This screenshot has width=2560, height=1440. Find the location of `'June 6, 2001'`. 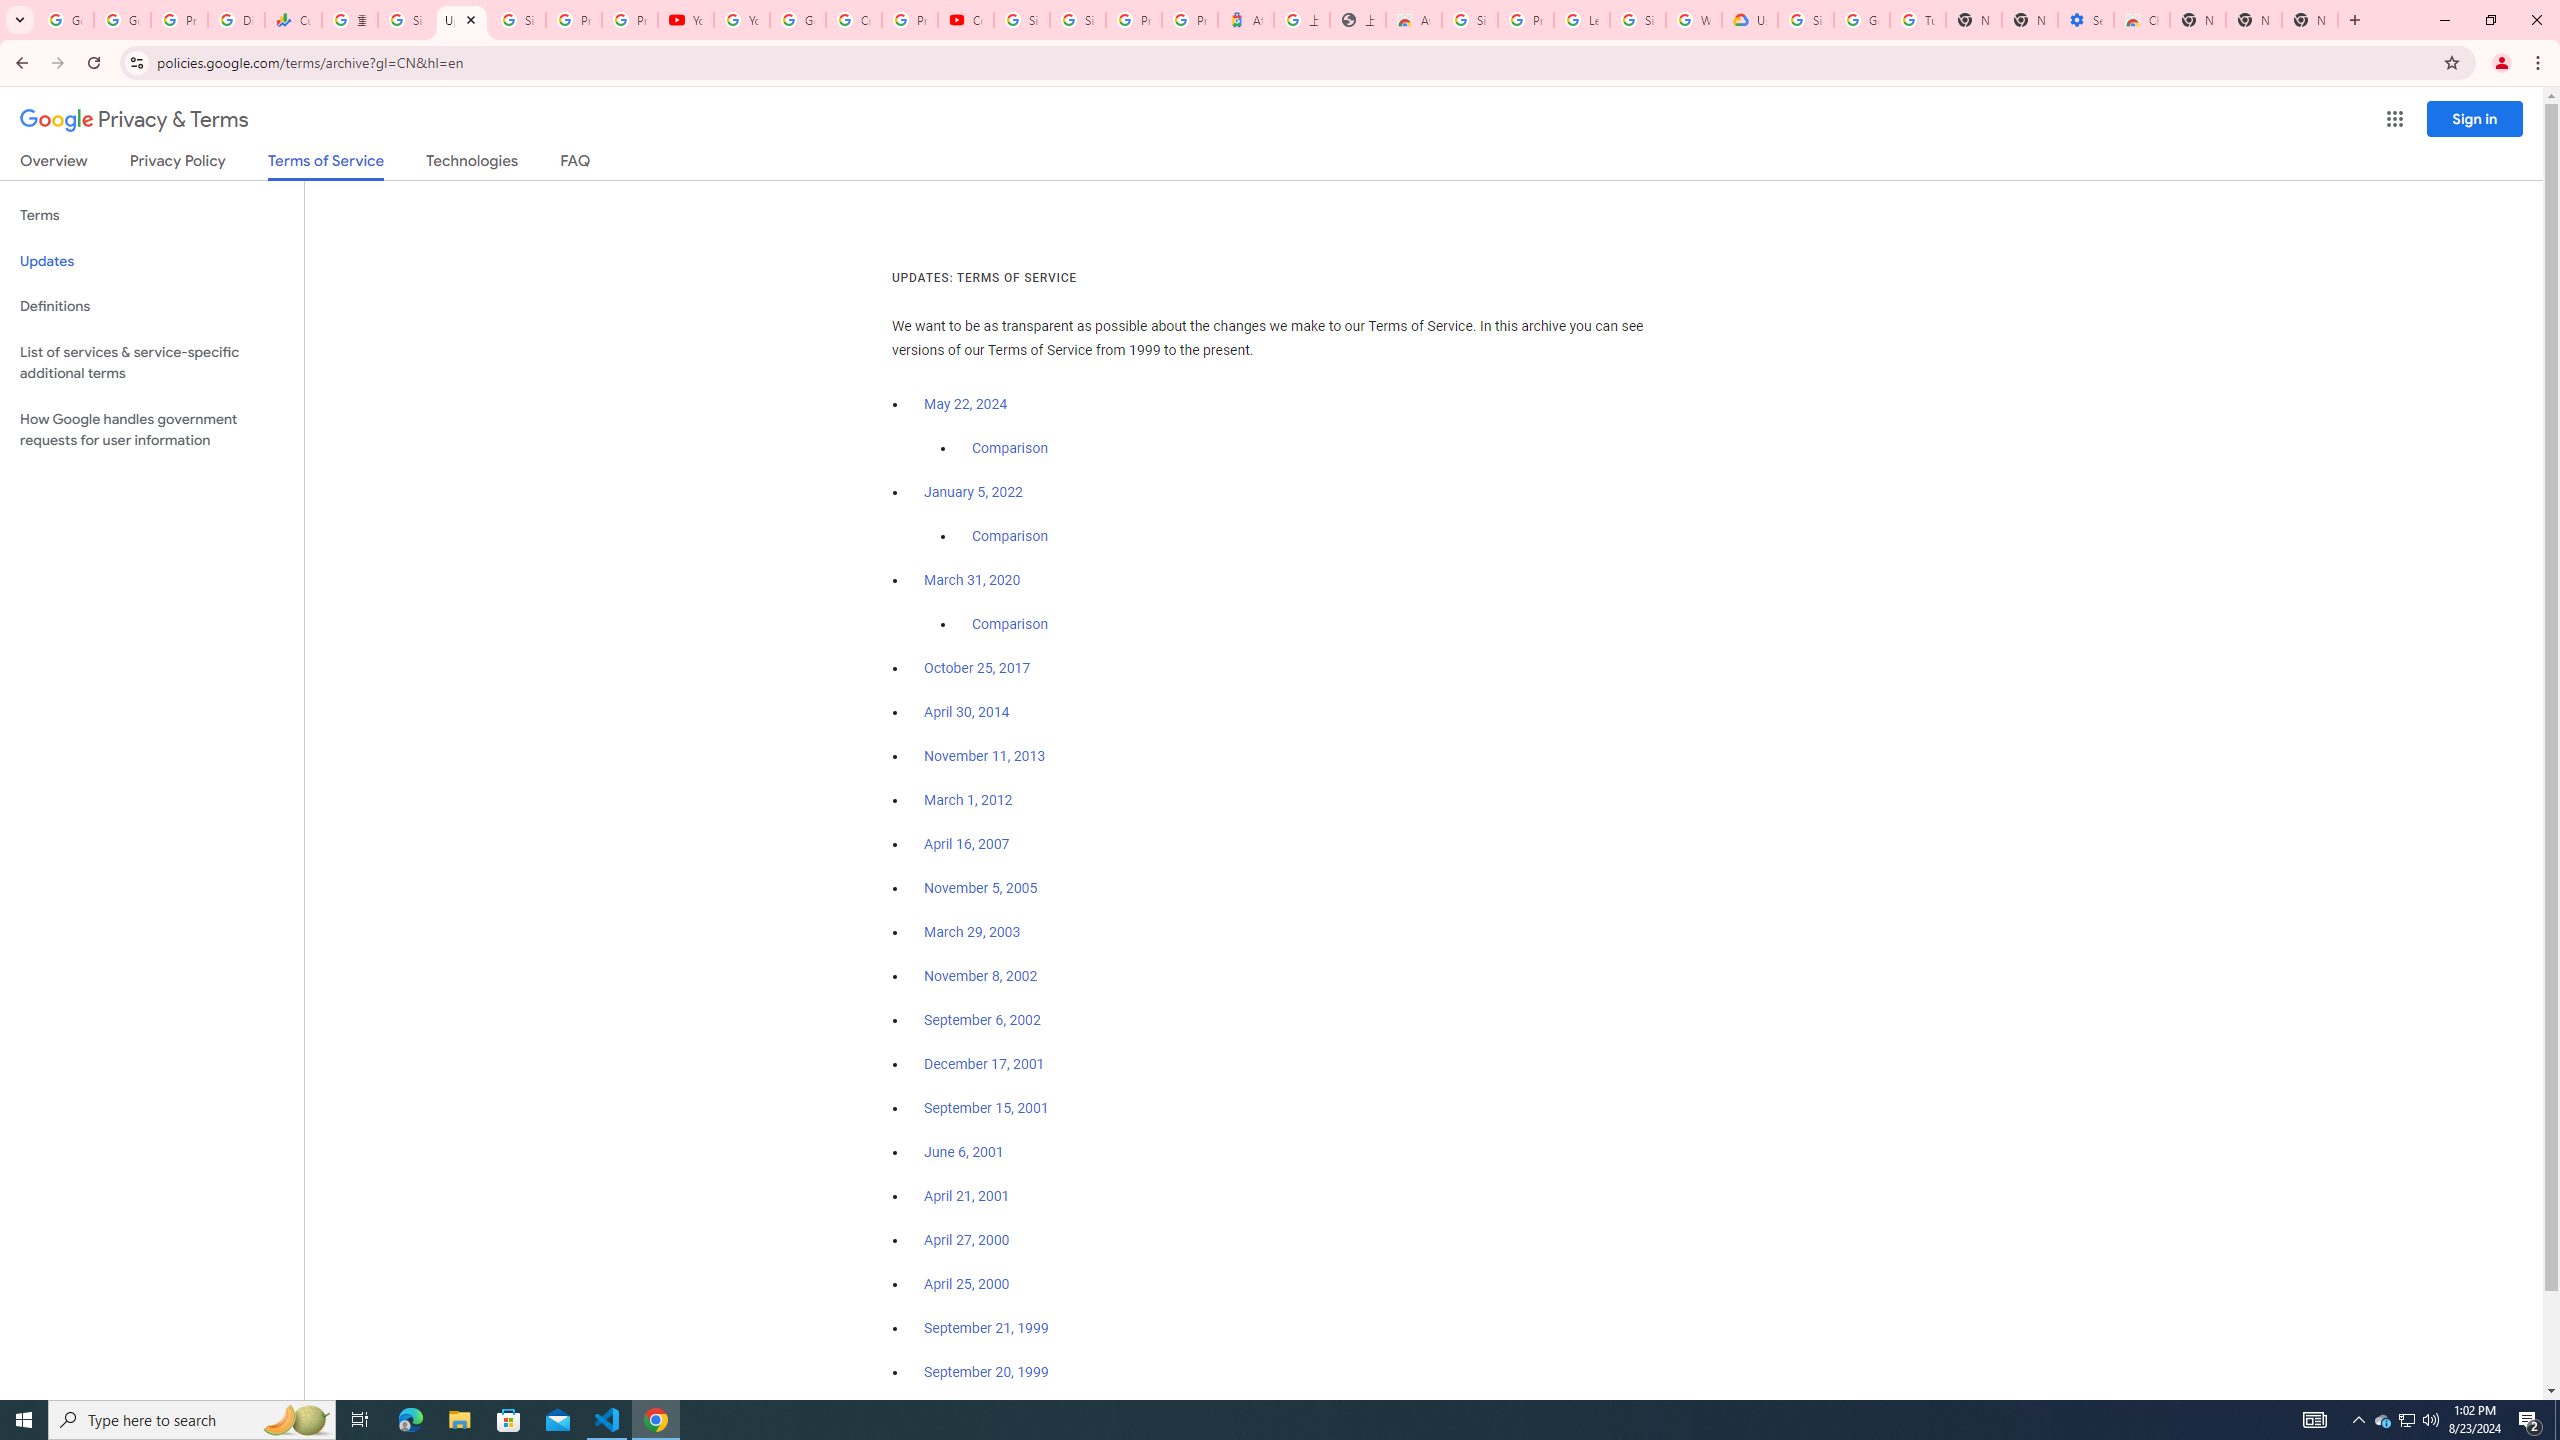

'June 6, 2001' is located at coordinates (962, 1152).